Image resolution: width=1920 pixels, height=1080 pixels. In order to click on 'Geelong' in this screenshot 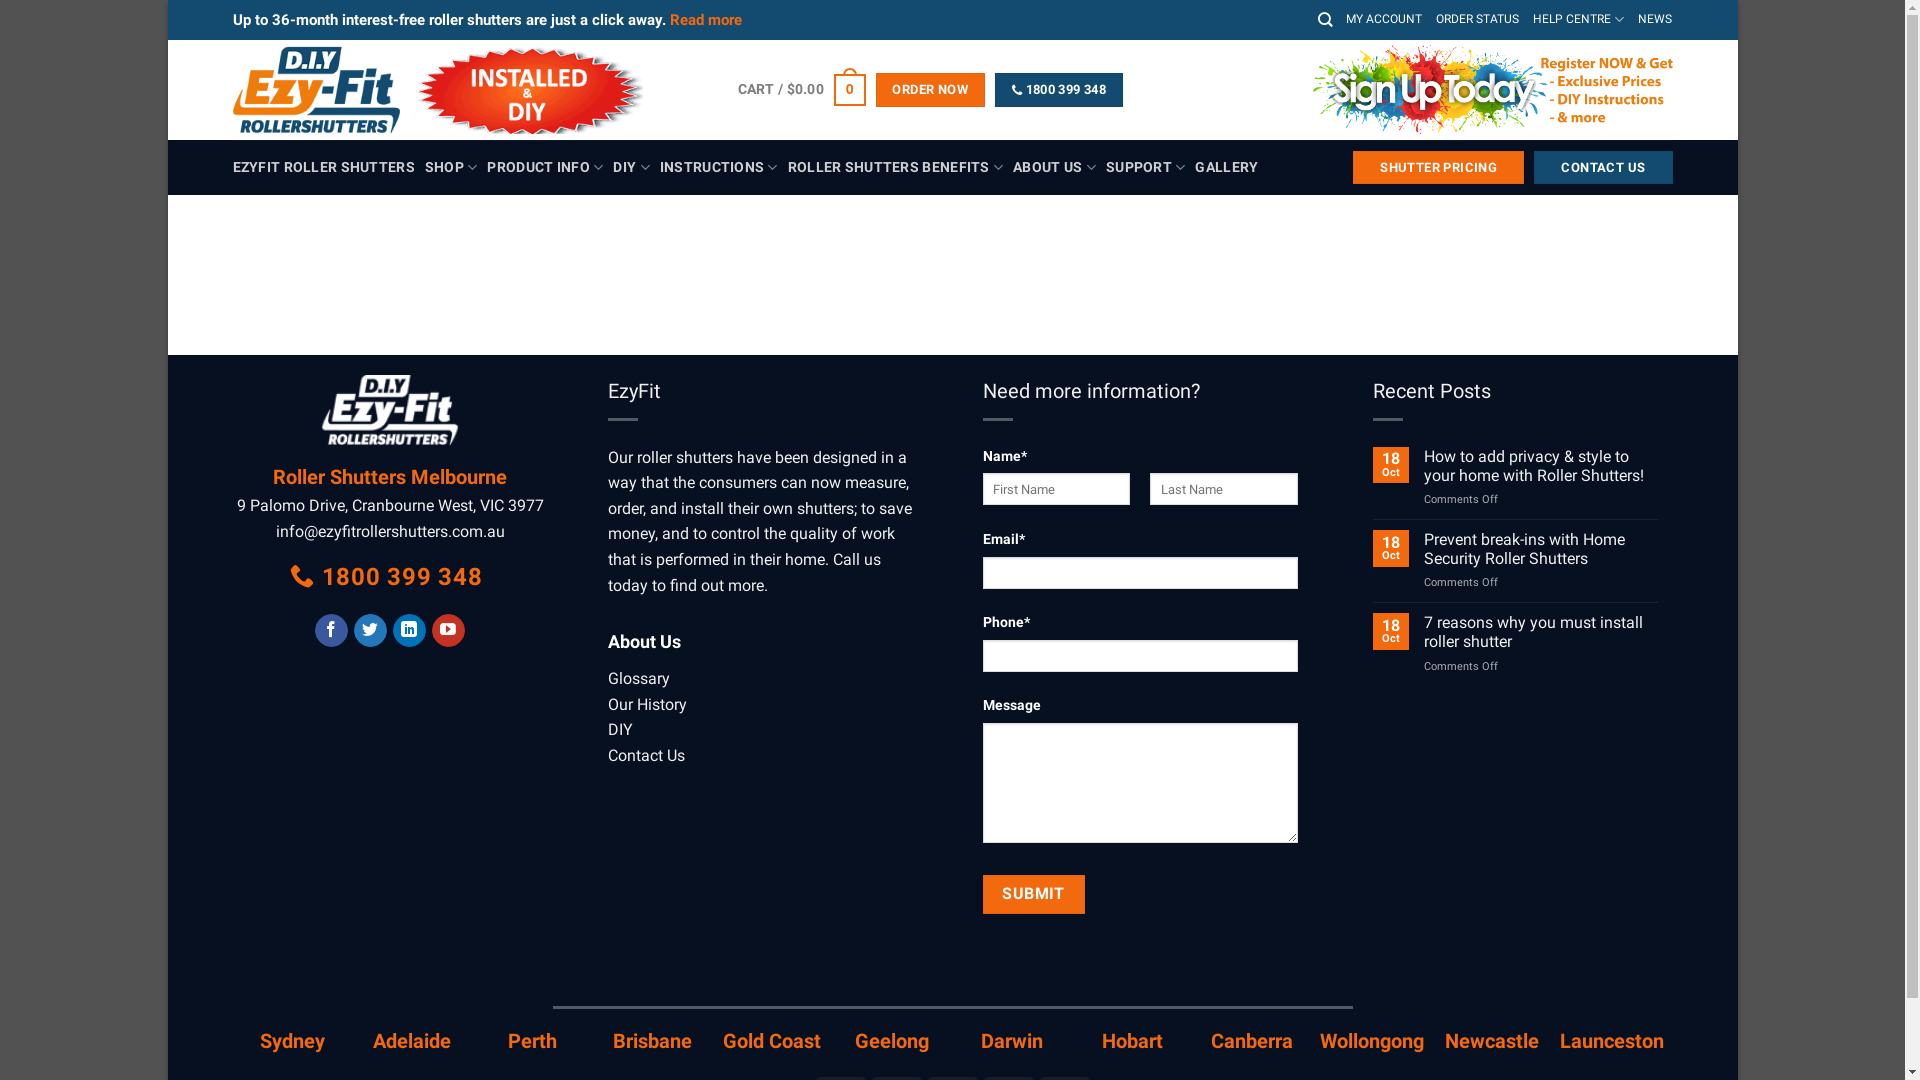, I will do `click(891, 1040)`.